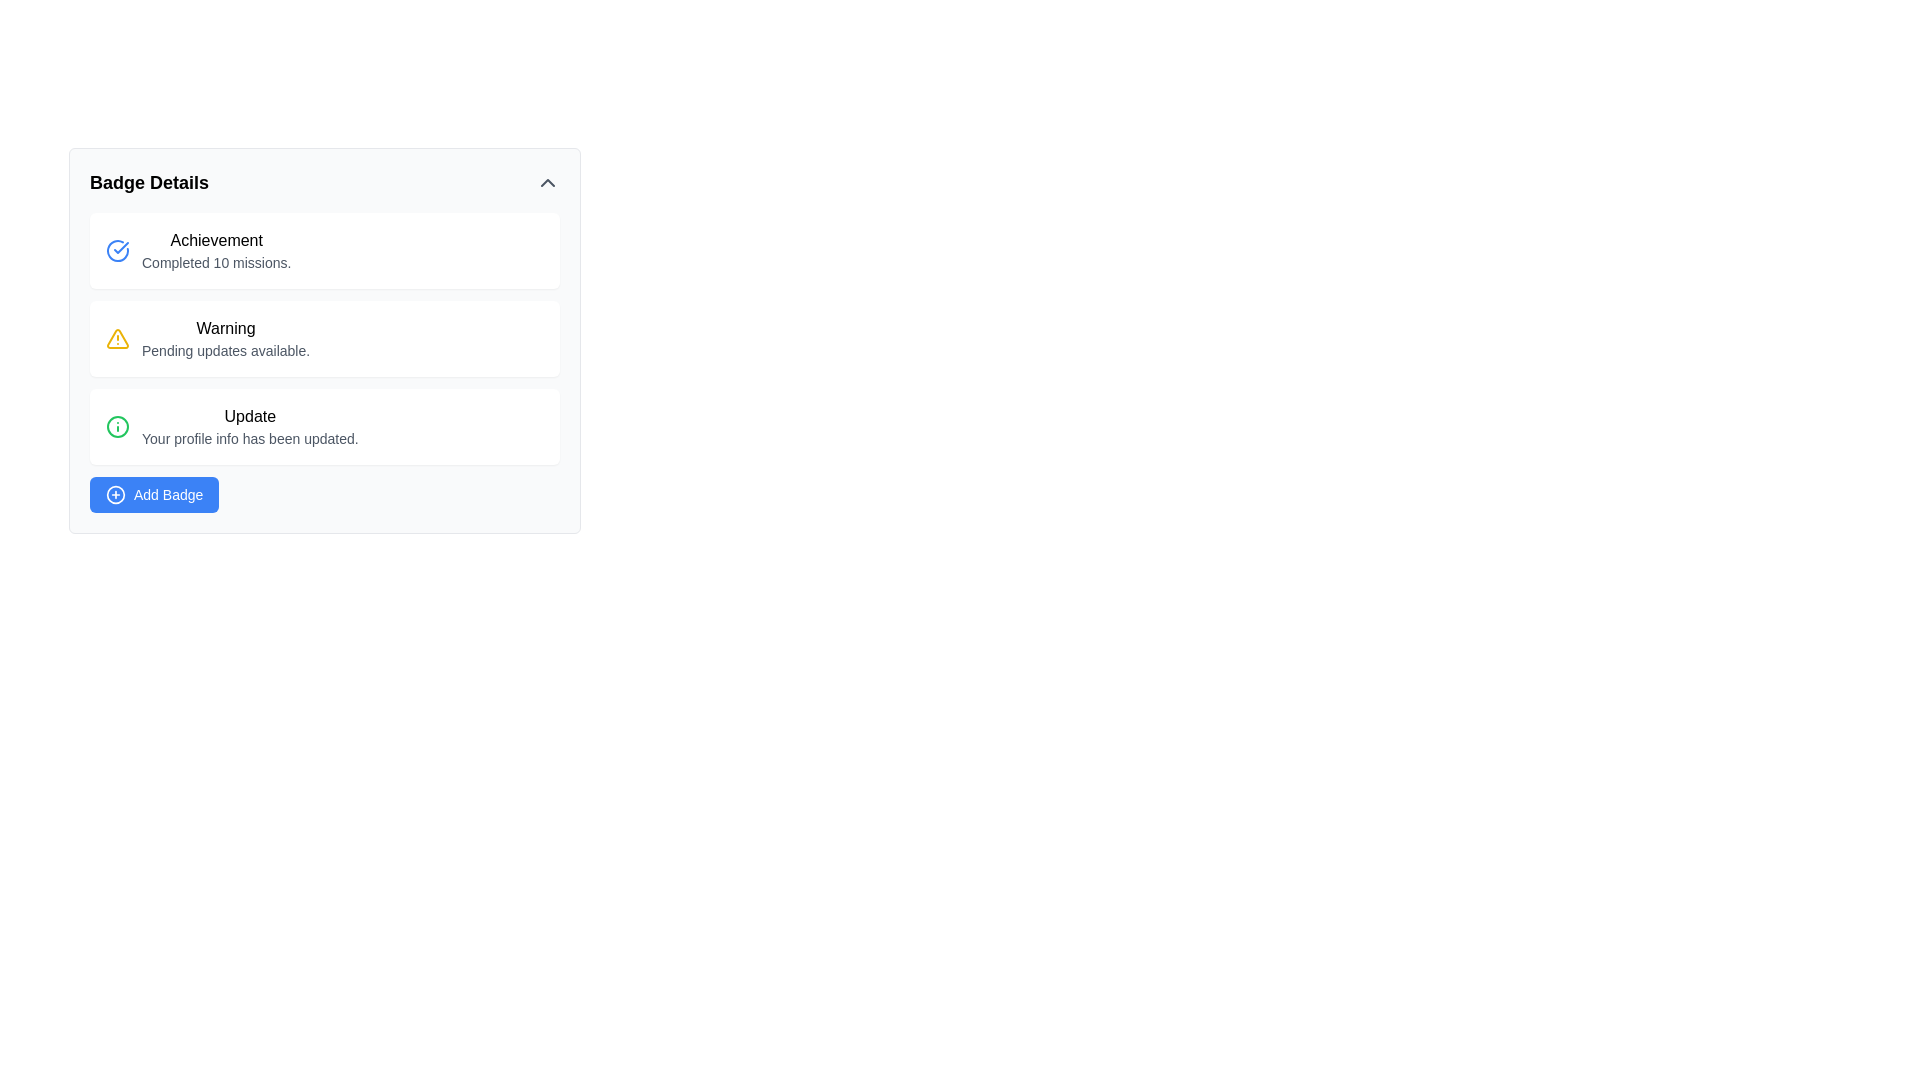 This screenshot has width=1920, height=1080. I want to click on the 'Warning' text label, which is positioned in the alerts section between 'Achievement' and 'Update', and next to the warning icon, so click(225, 327).